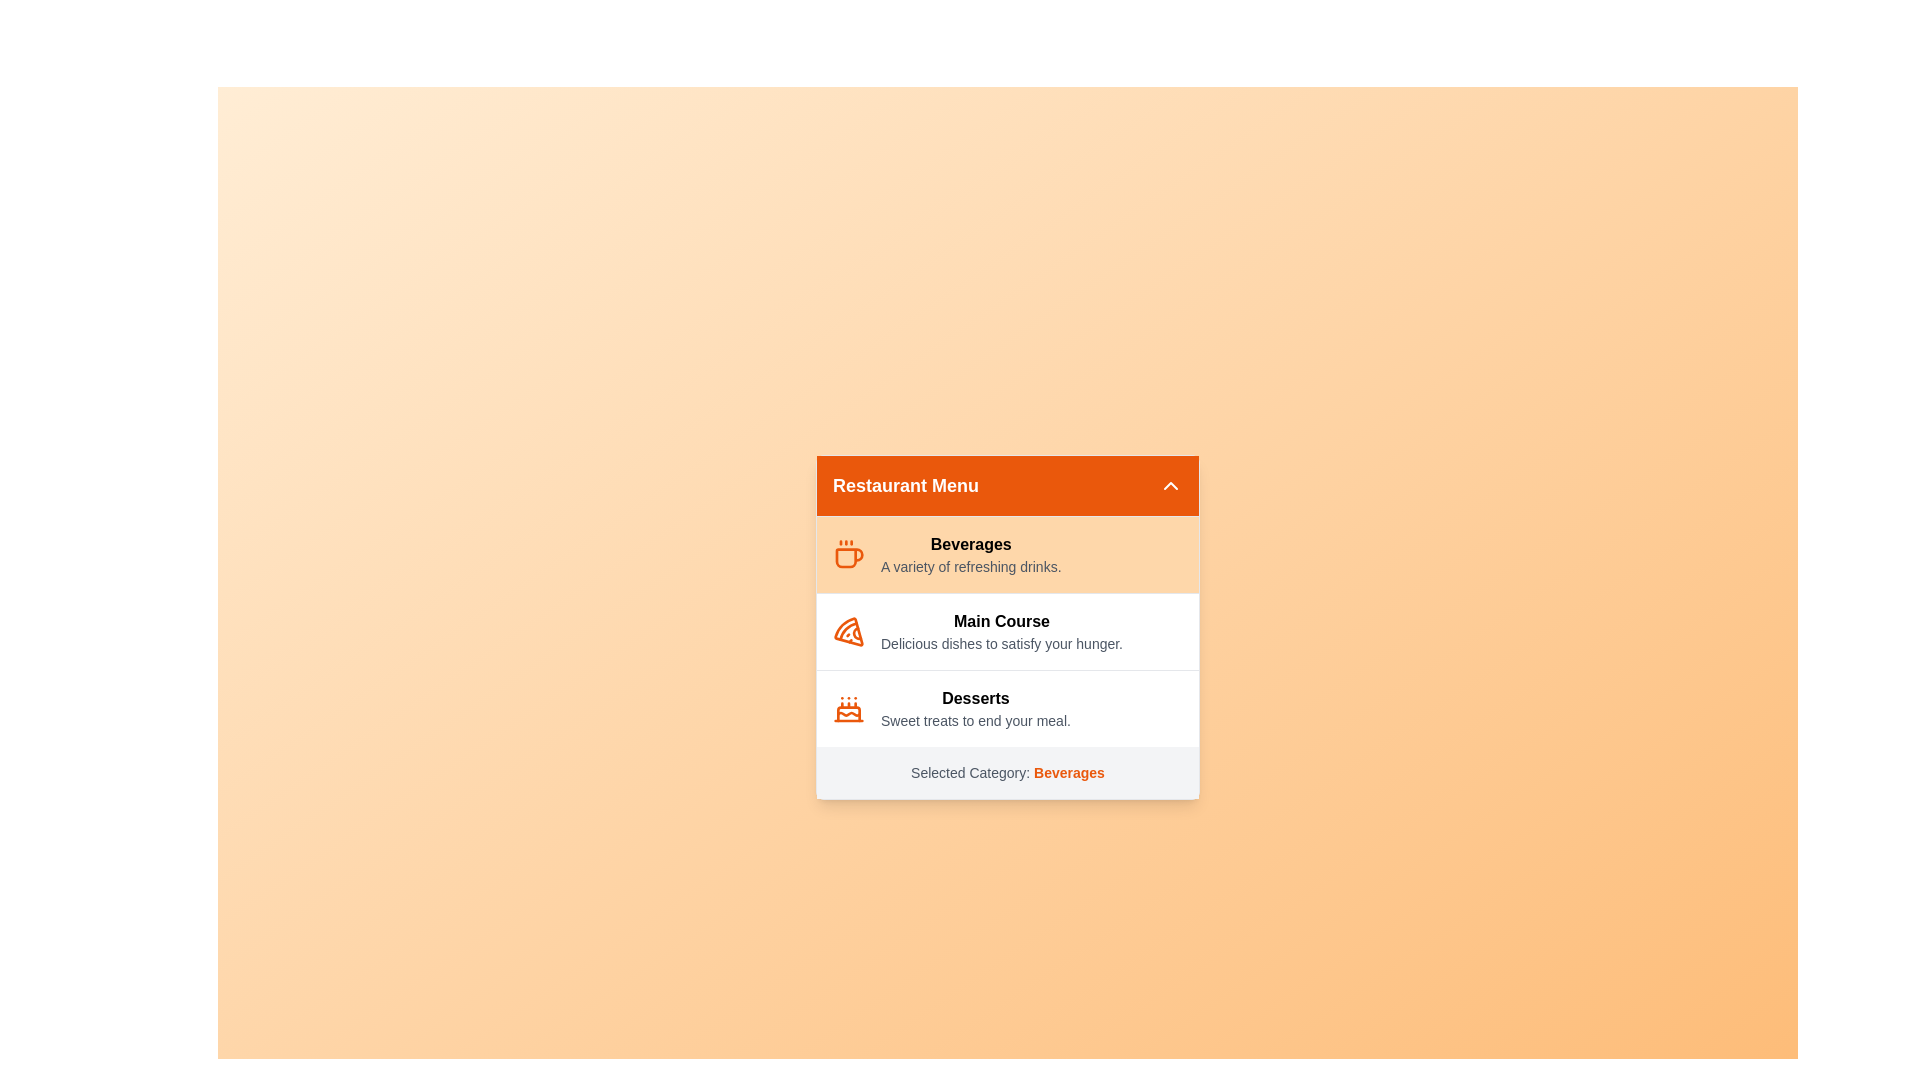 This screenshot has width=1920, height=1080. What do you see at coordinates (1008, 554) in the screenshot?
I see `the category Beverages from the list` at bounding box center [1008, 554].